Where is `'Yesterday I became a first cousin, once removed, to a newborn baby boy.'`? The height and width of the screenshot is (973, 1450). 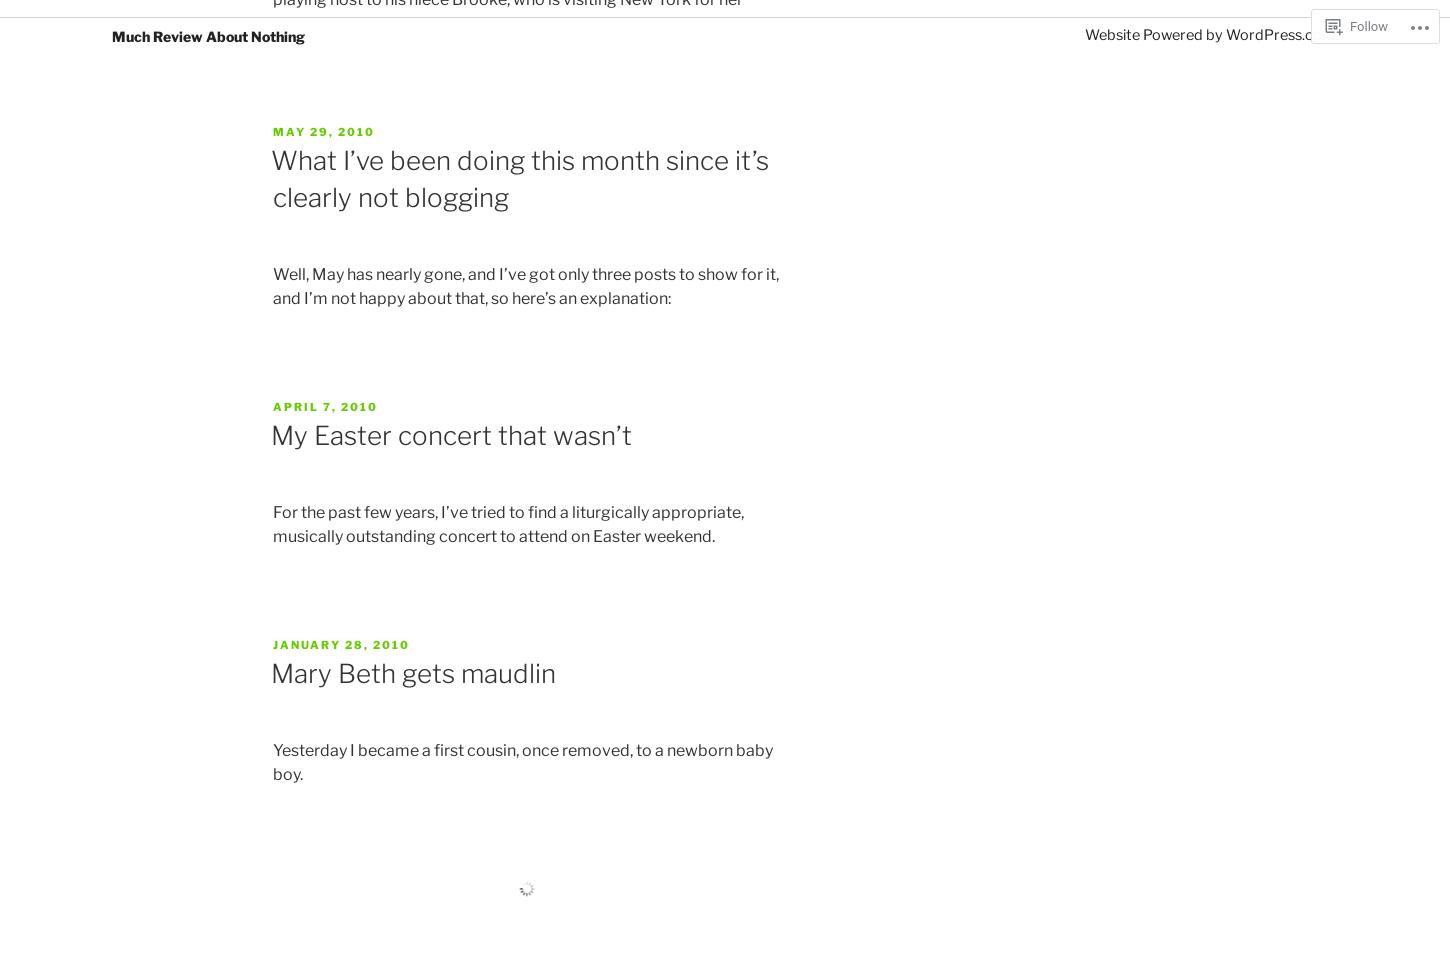 'Yesterday I became a first cousin, once removed, to a newborn baby boy.' is located at coordinates (523, 761).